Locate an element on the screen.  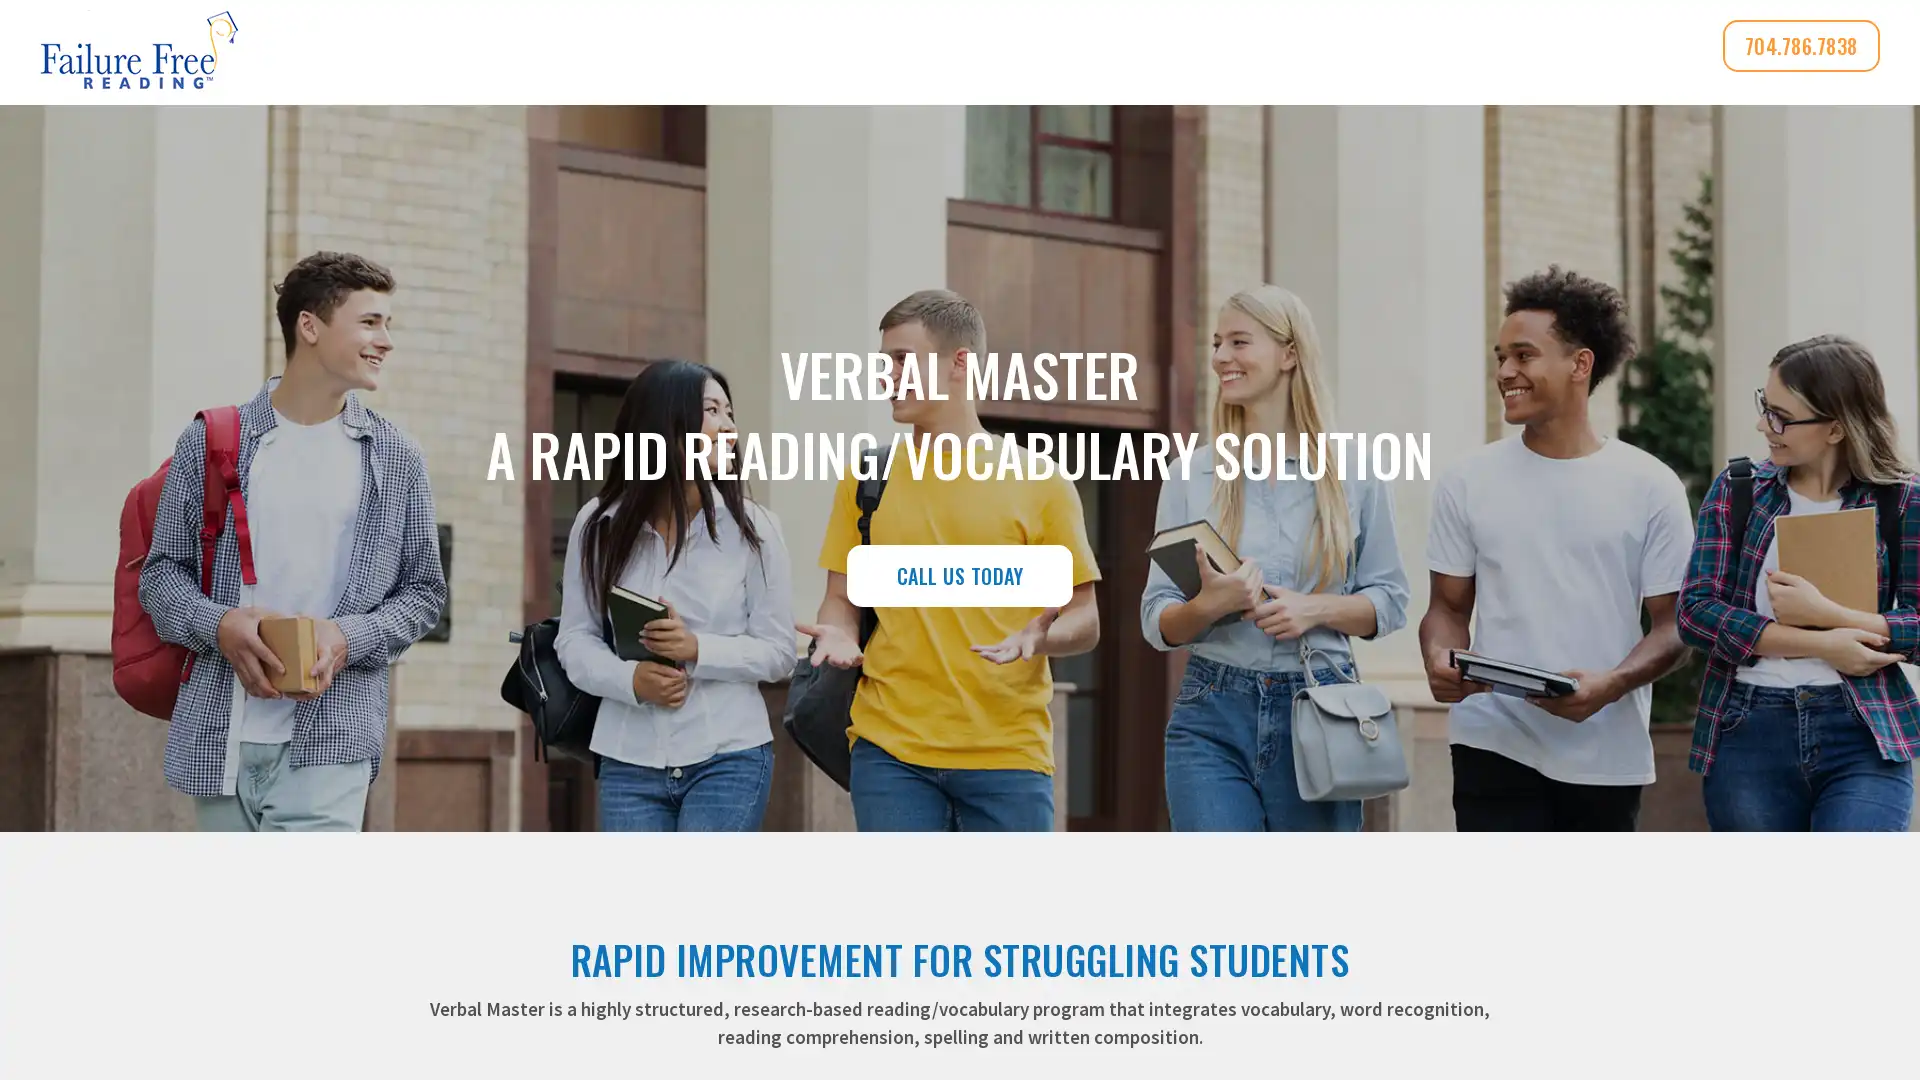
CALL US TODAY is located at coordinates (958, 574).